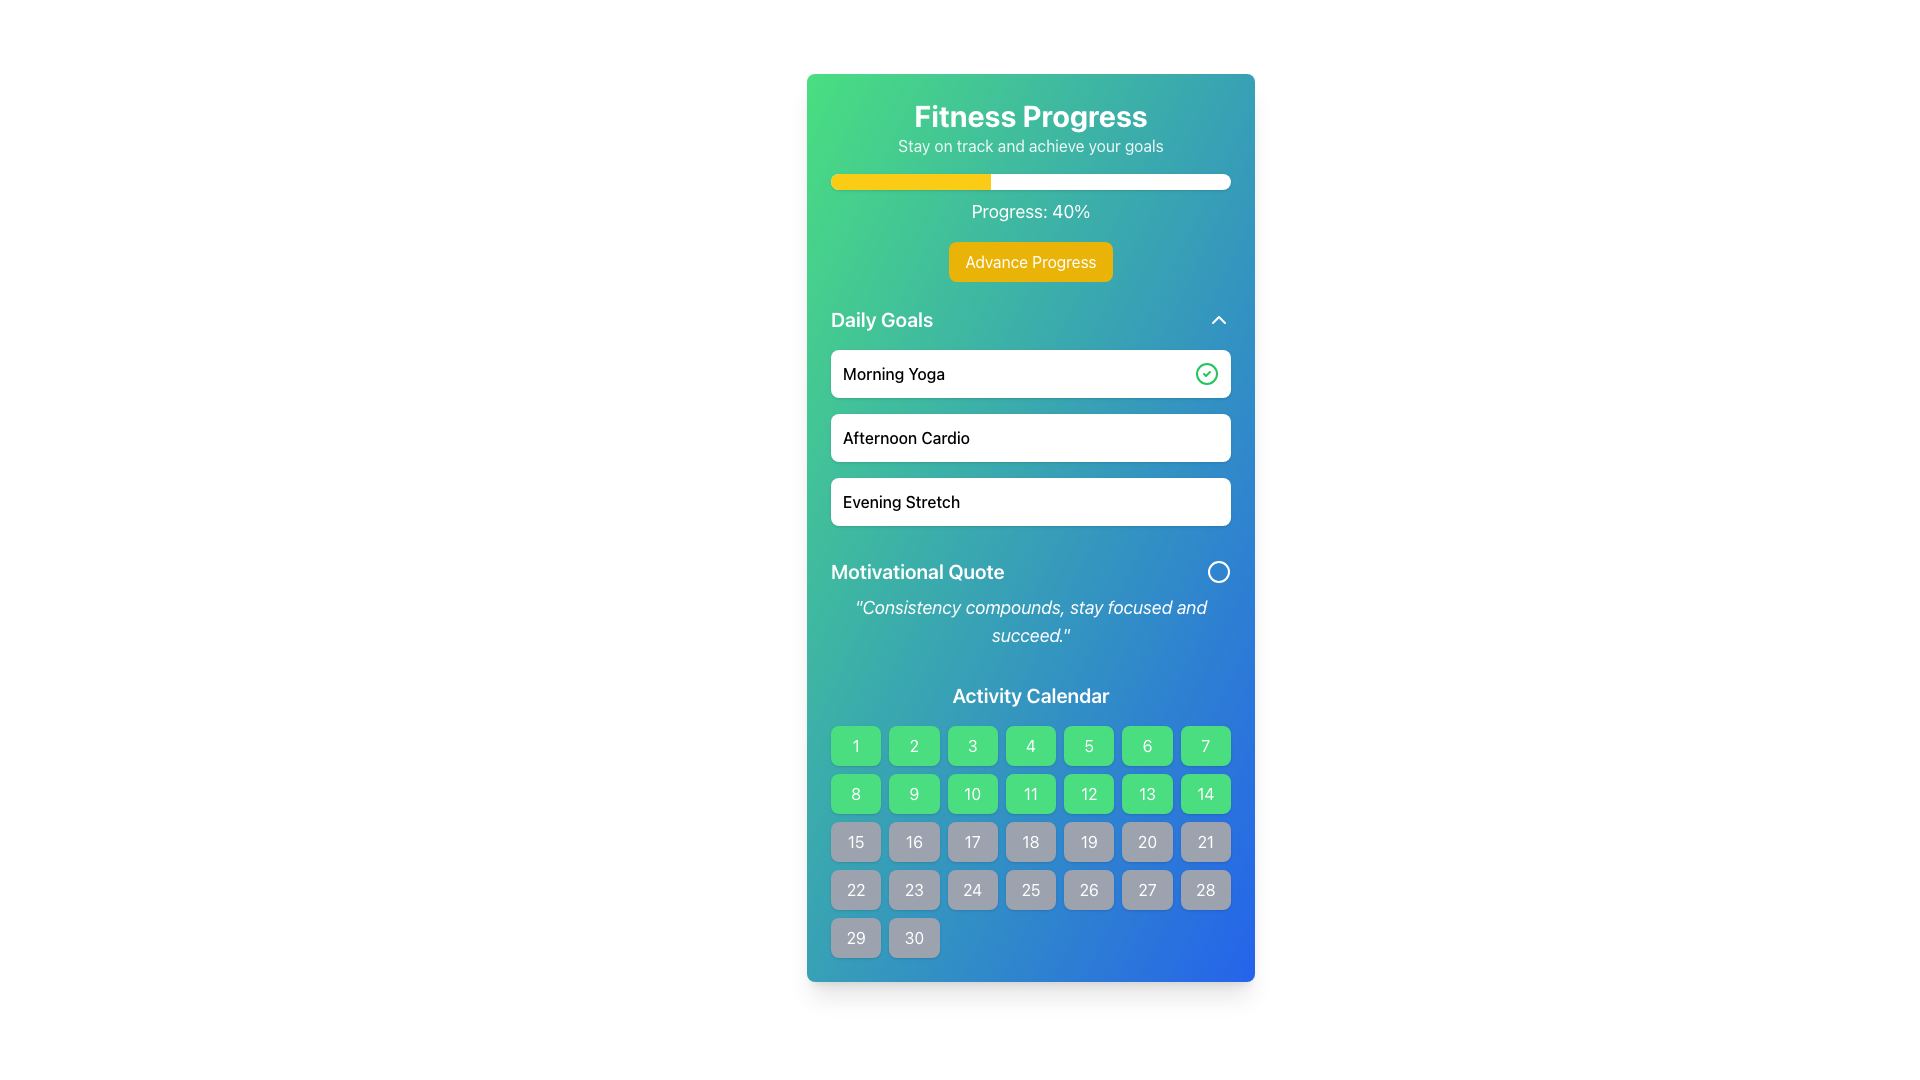 This screenshot has height=1080, width=1920. I want to click on the Decorative circle element that serves as an indicator associated with the 'Motivational Quote' section, positioned to the right of the quote text area, so click(1218, 571).